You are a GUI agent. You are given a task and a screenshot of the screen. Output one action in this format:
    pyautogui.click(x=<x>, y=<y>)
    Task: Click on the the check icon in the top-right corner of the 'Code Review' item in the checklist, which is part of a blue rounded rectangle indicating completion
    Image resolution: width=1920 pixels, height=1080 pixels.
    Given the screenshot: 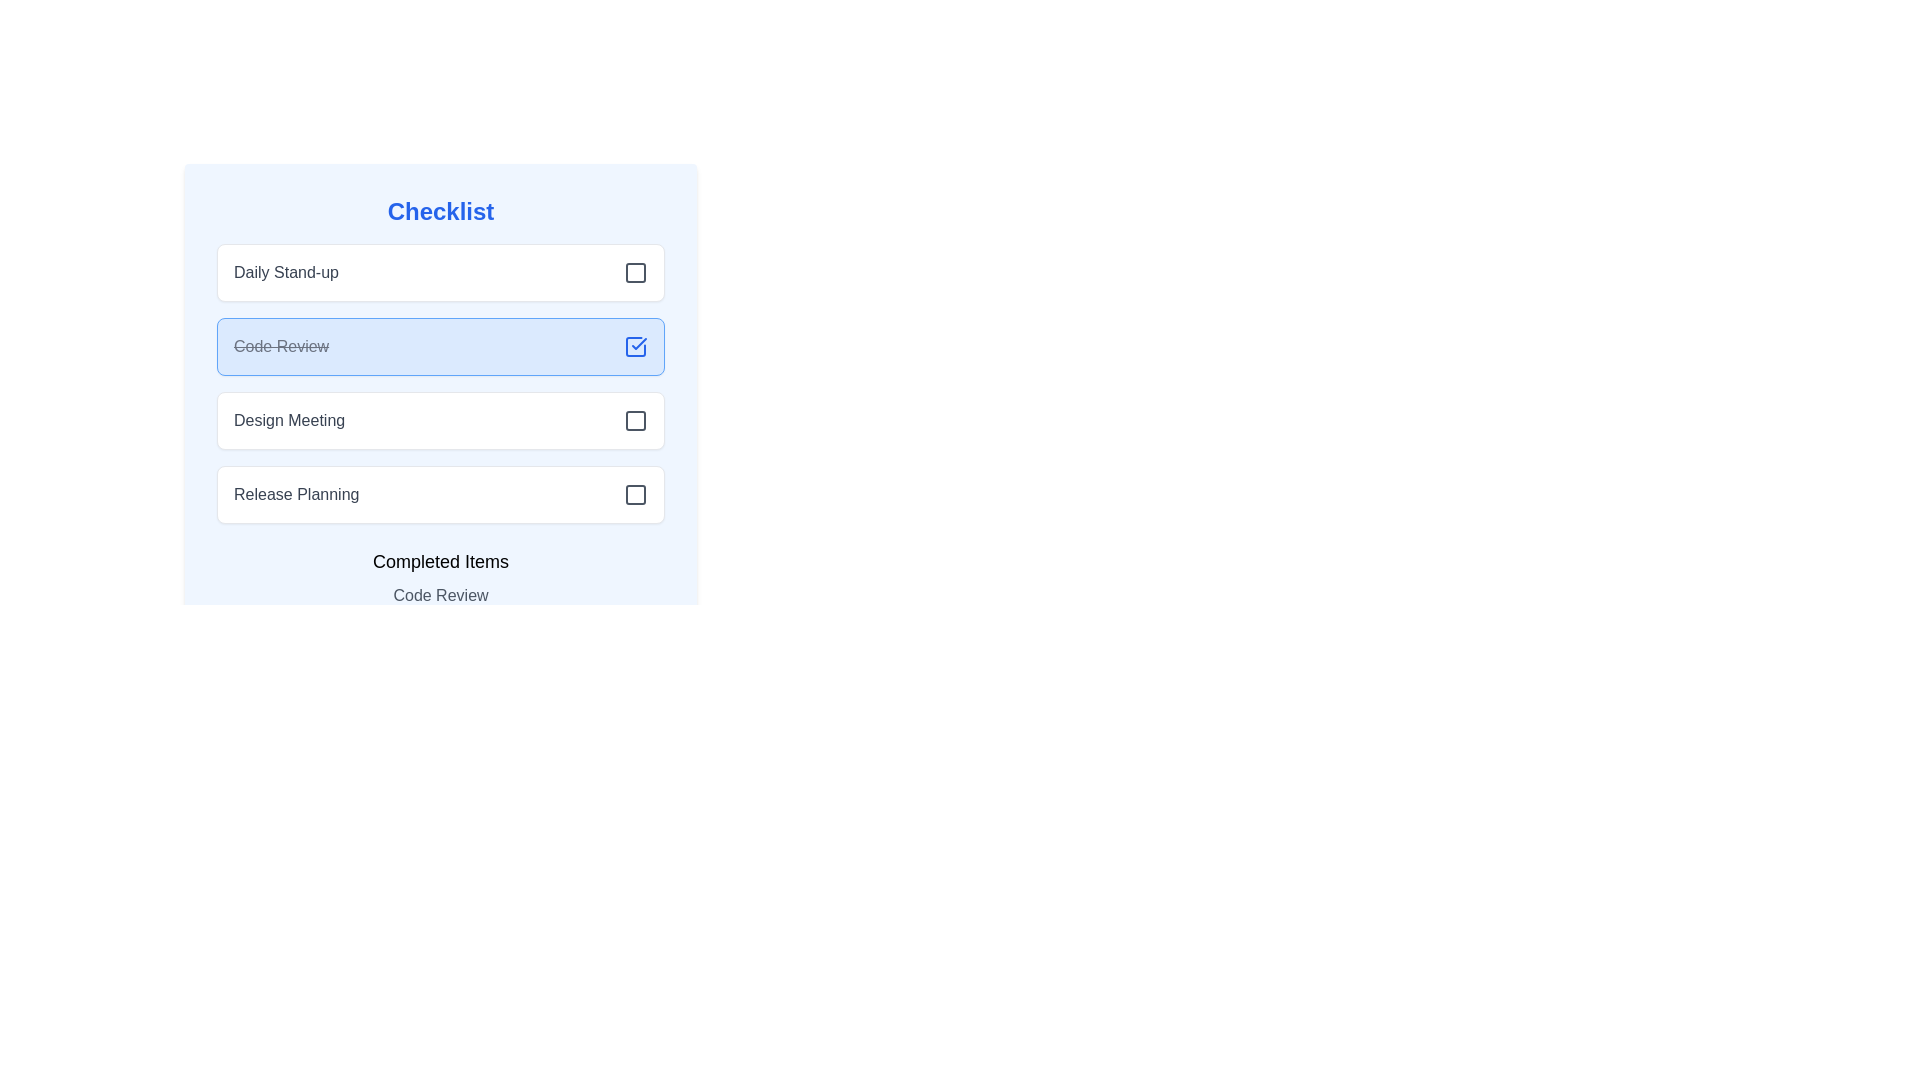 What is the action you would take?
    pyautogui.click(x=634, y=346)
    